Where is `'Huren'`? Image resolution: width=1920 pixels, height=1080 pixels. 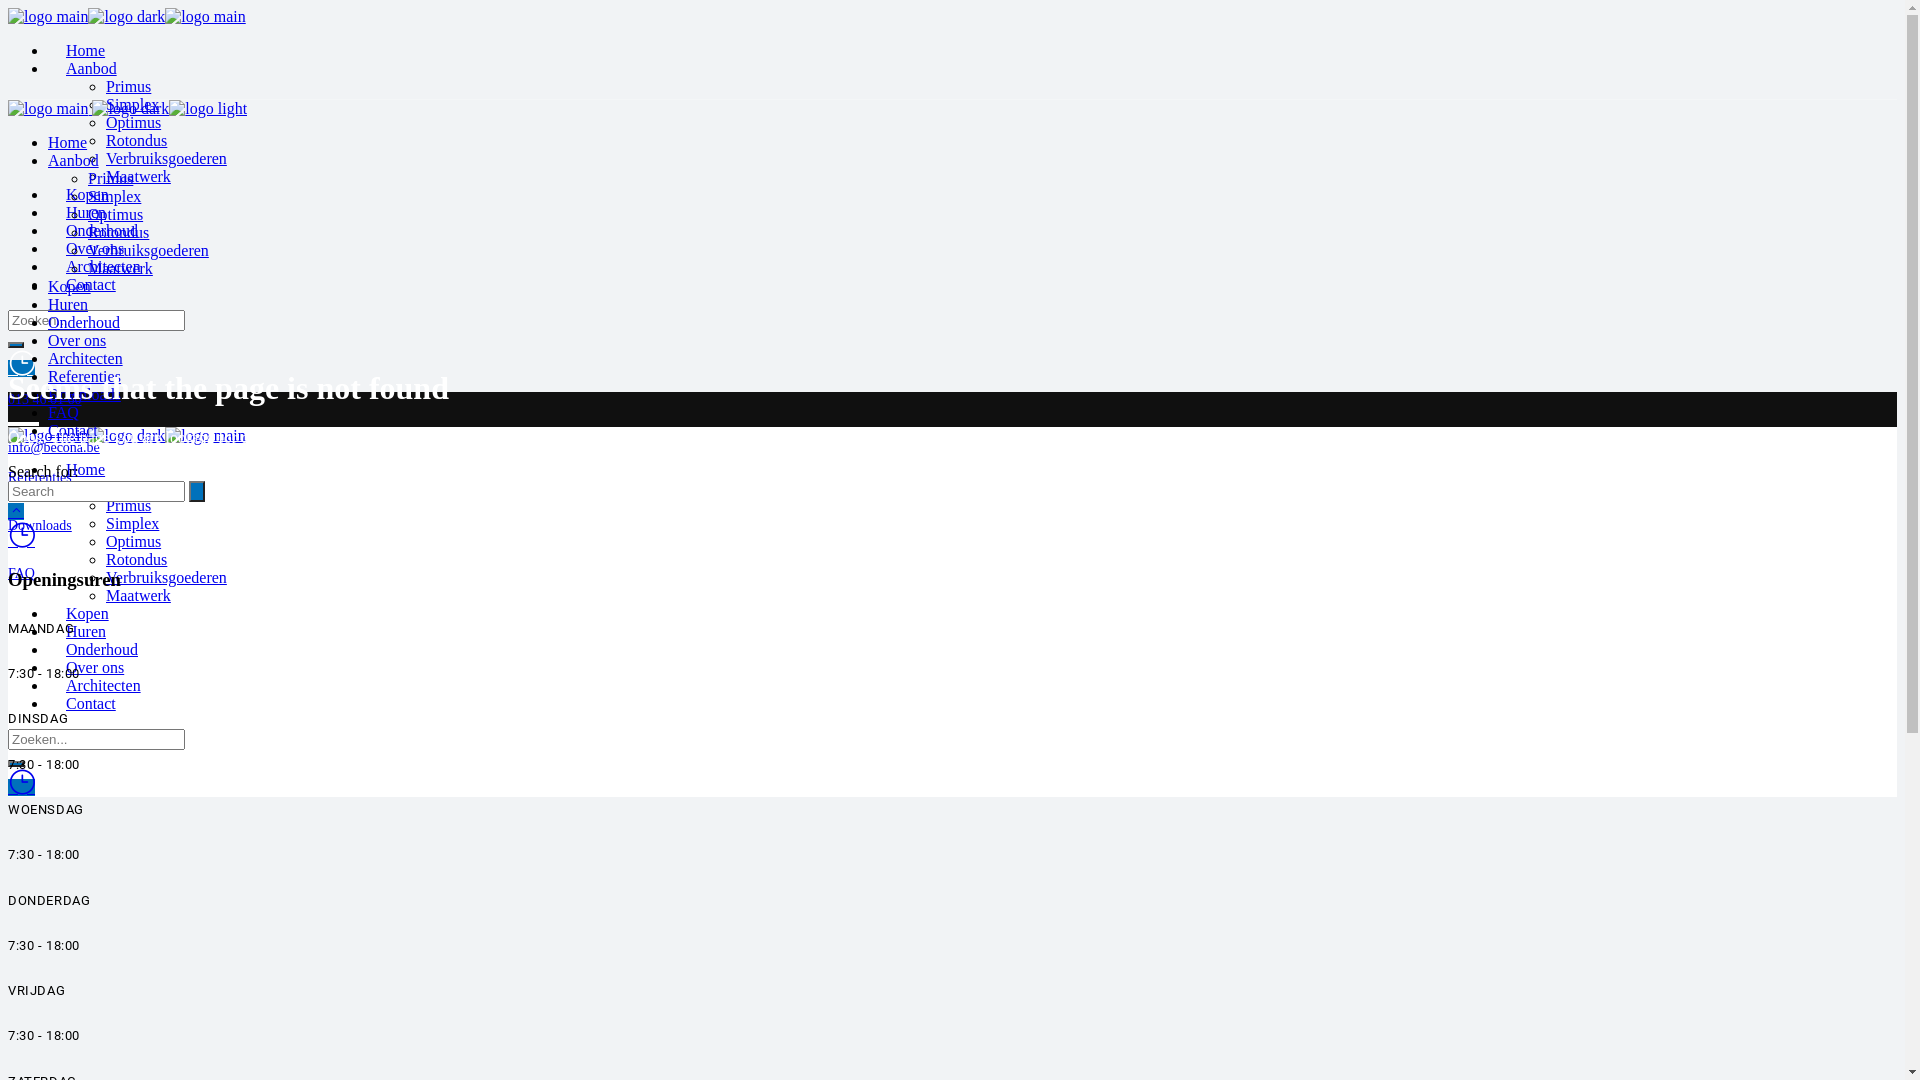
'Huren' is located at coordinates (67, 304).